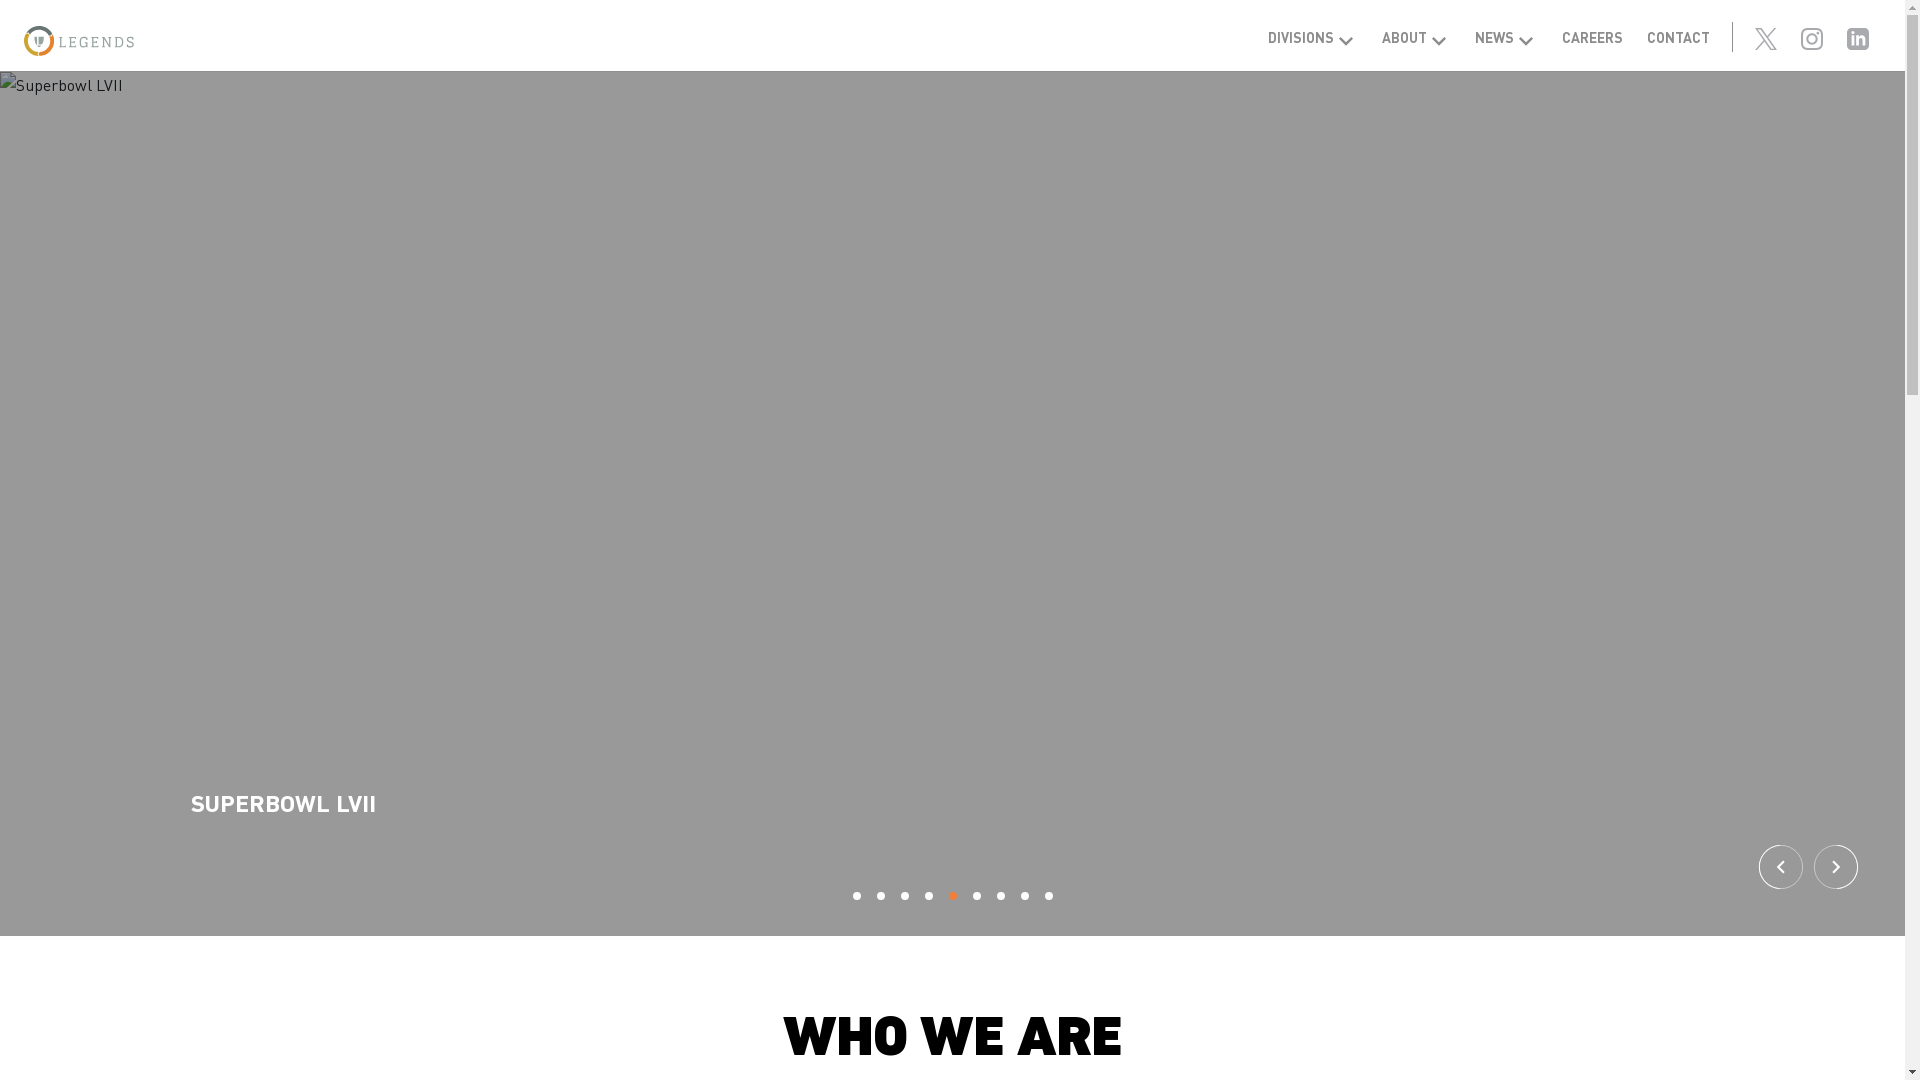  Describe the element at coordinates (1313, 37) in the screenshot. I see `'DIVISIONS'` at that location.